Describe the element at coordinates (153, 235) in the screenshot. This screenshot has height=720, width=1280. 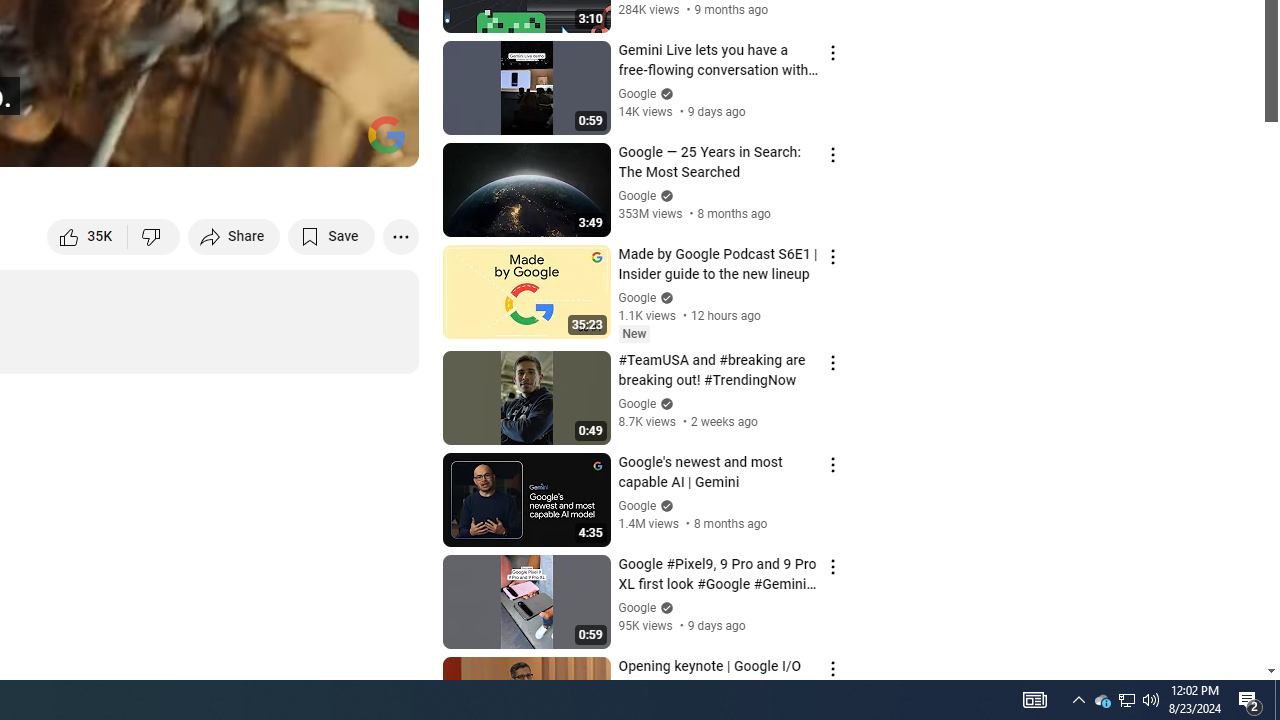
I see `'Dislike this video'` at that location.